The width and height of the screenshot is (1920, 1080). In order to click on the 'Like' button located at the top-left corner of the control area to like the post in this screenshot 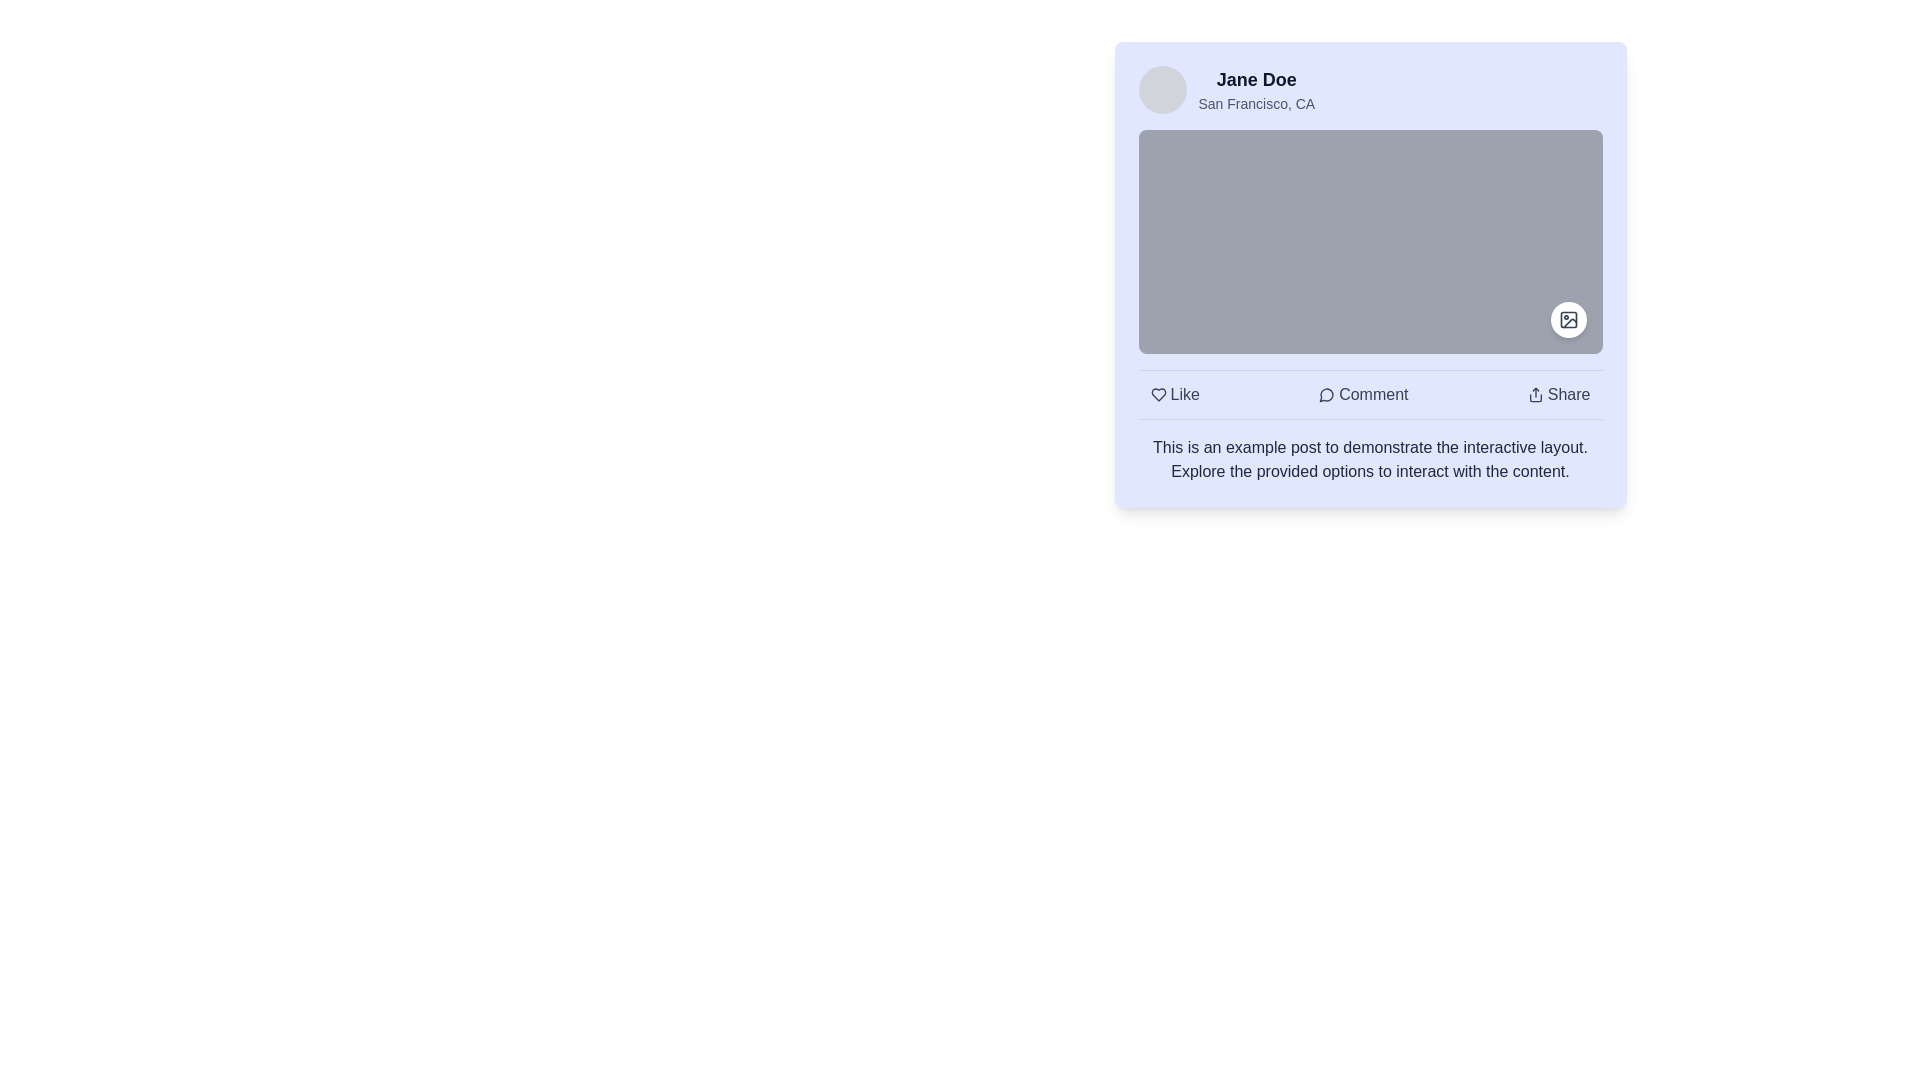, I will do `click(1175, 394)`.